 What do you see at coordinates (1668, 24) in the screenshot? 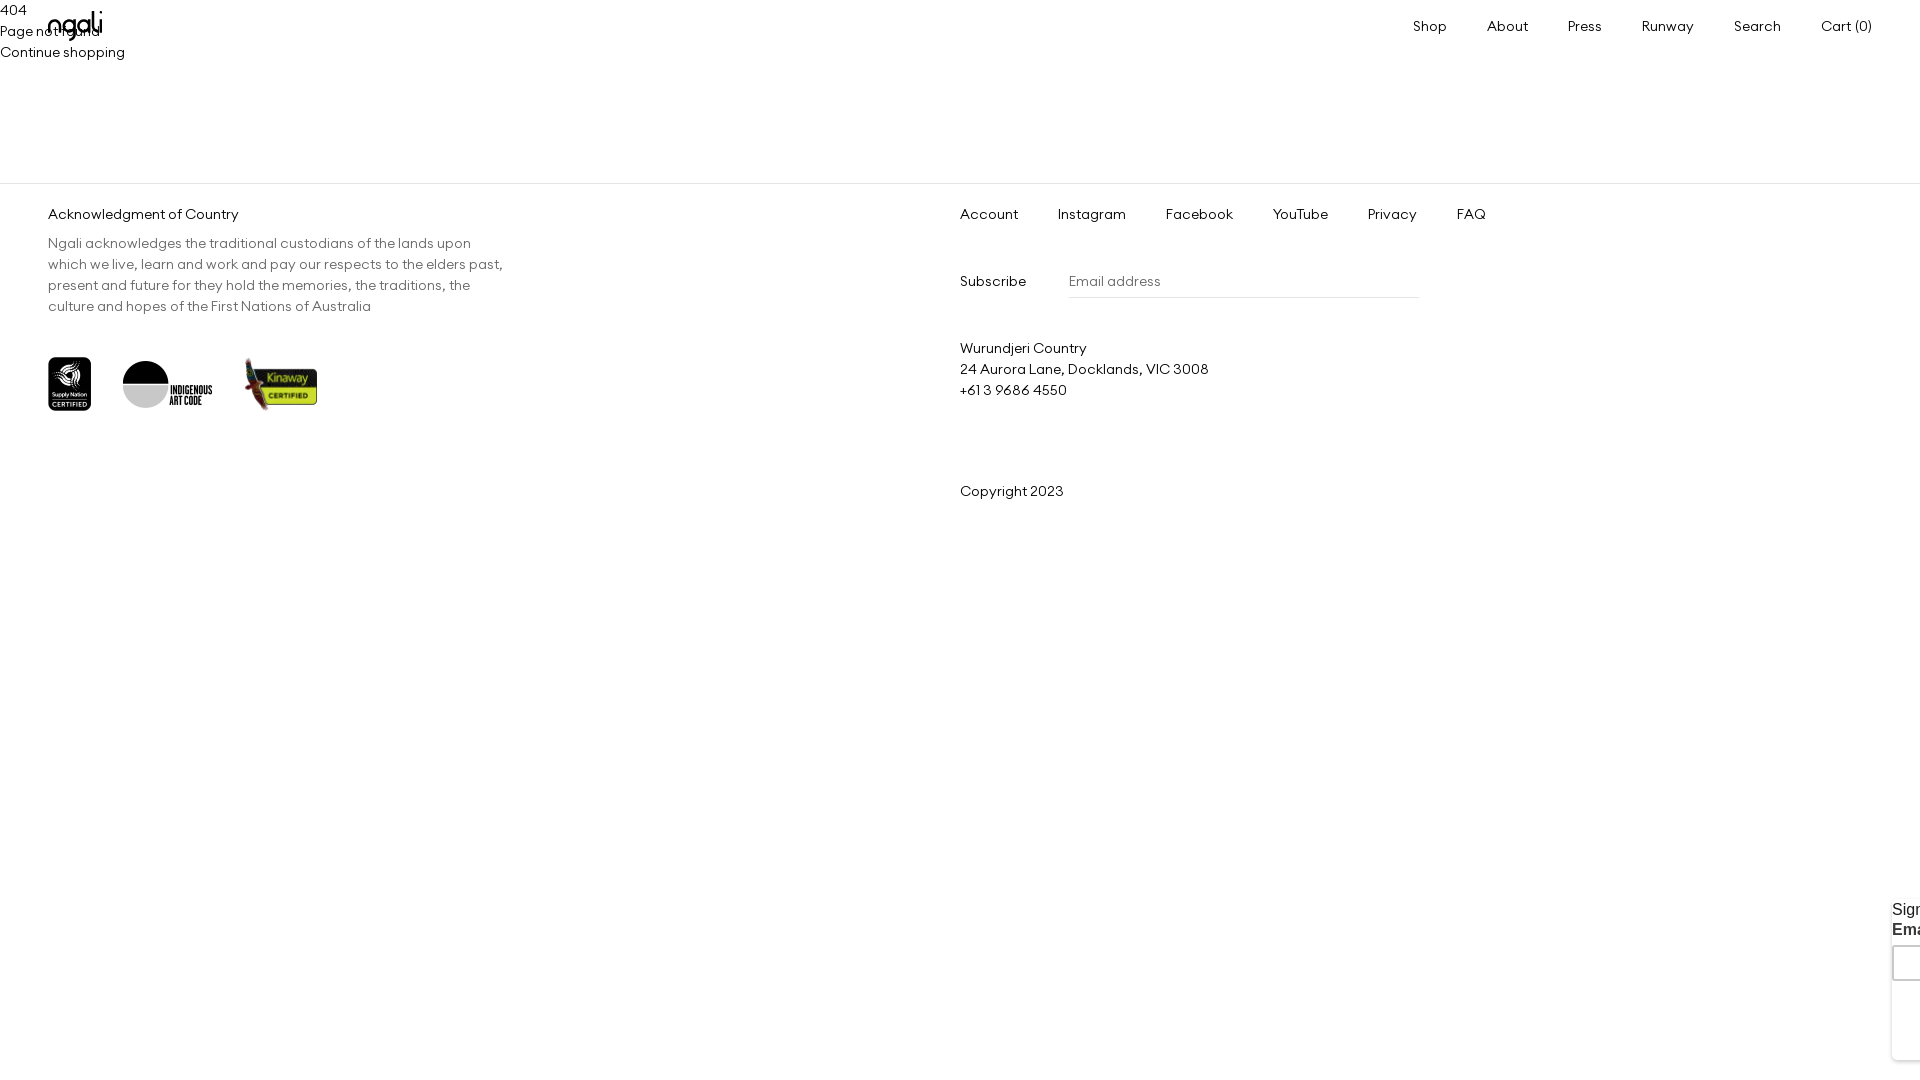
I see `'Runway'` at bounding box center [1668, 24].